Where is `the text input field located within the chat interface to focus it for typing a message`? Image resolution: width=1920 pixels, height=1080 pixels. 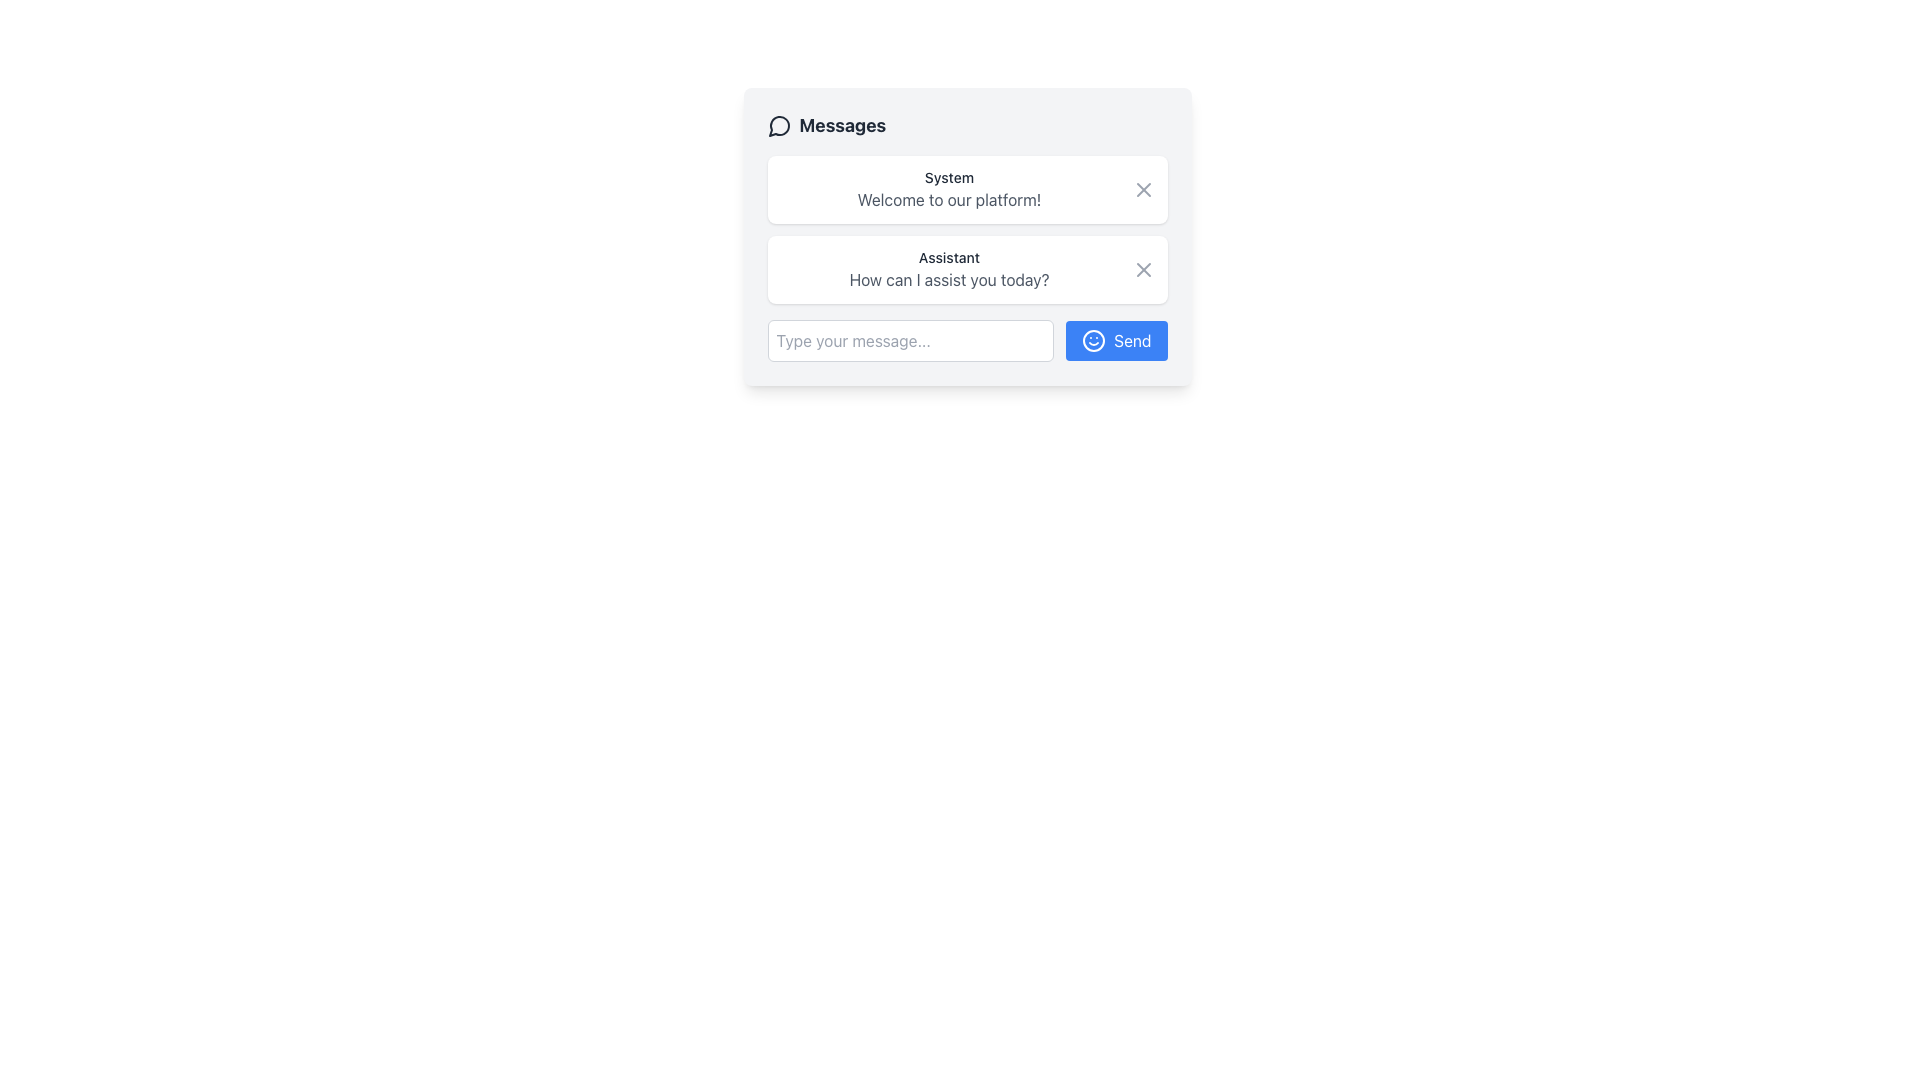
the text input field located within the chat interface to focus it for typing a message is located at coordinates (909, 339).